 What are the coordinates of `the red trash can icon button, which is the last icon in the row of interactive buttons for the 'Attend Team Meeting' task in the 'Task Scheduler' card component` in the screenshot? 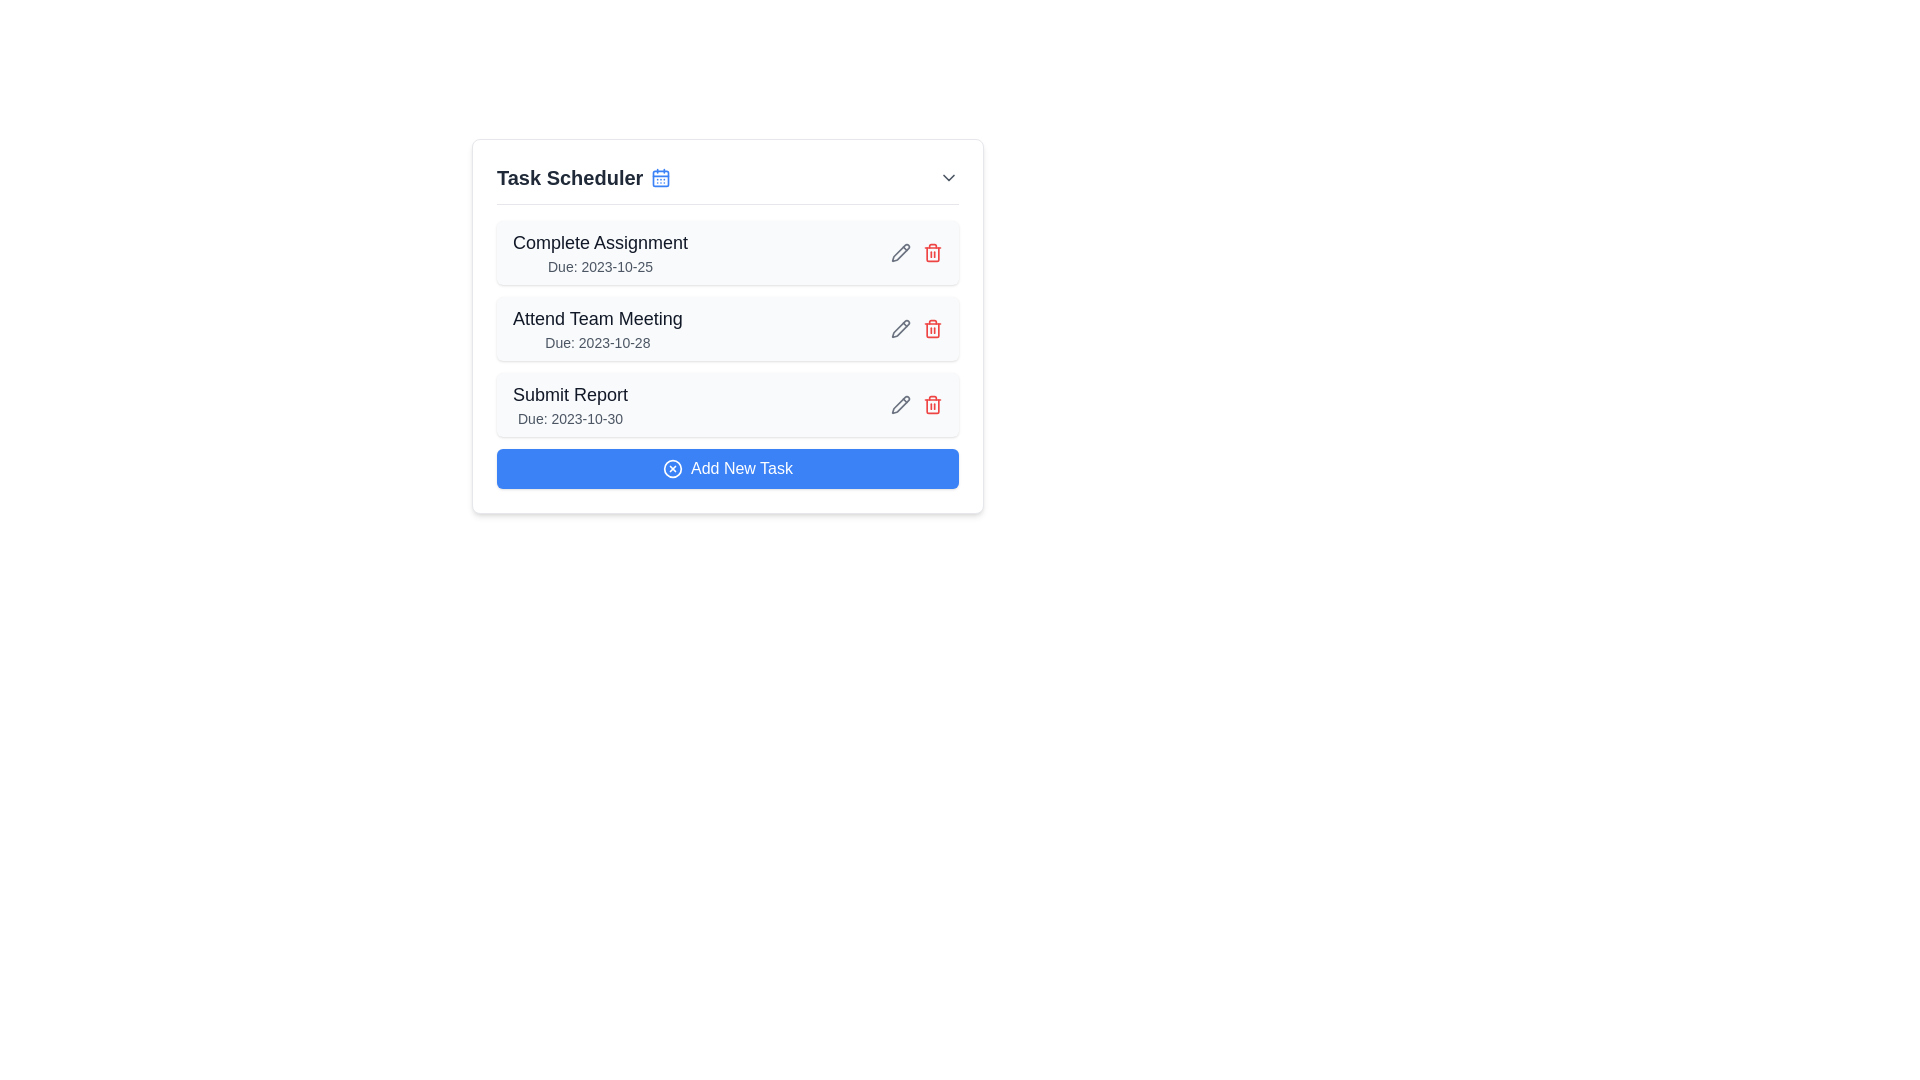 It's located at (931, 327).